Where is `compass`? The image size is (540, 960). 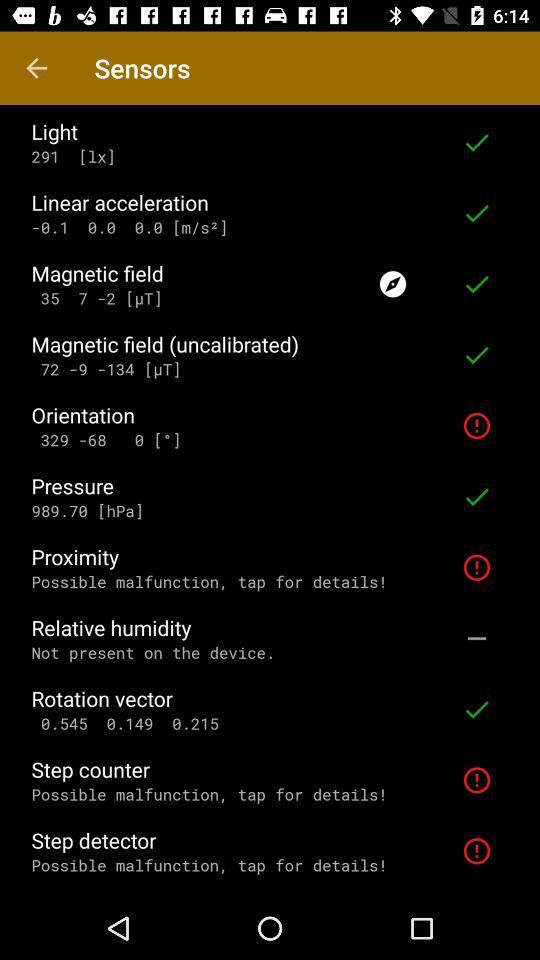
compass is located at coordinates (393, 283).